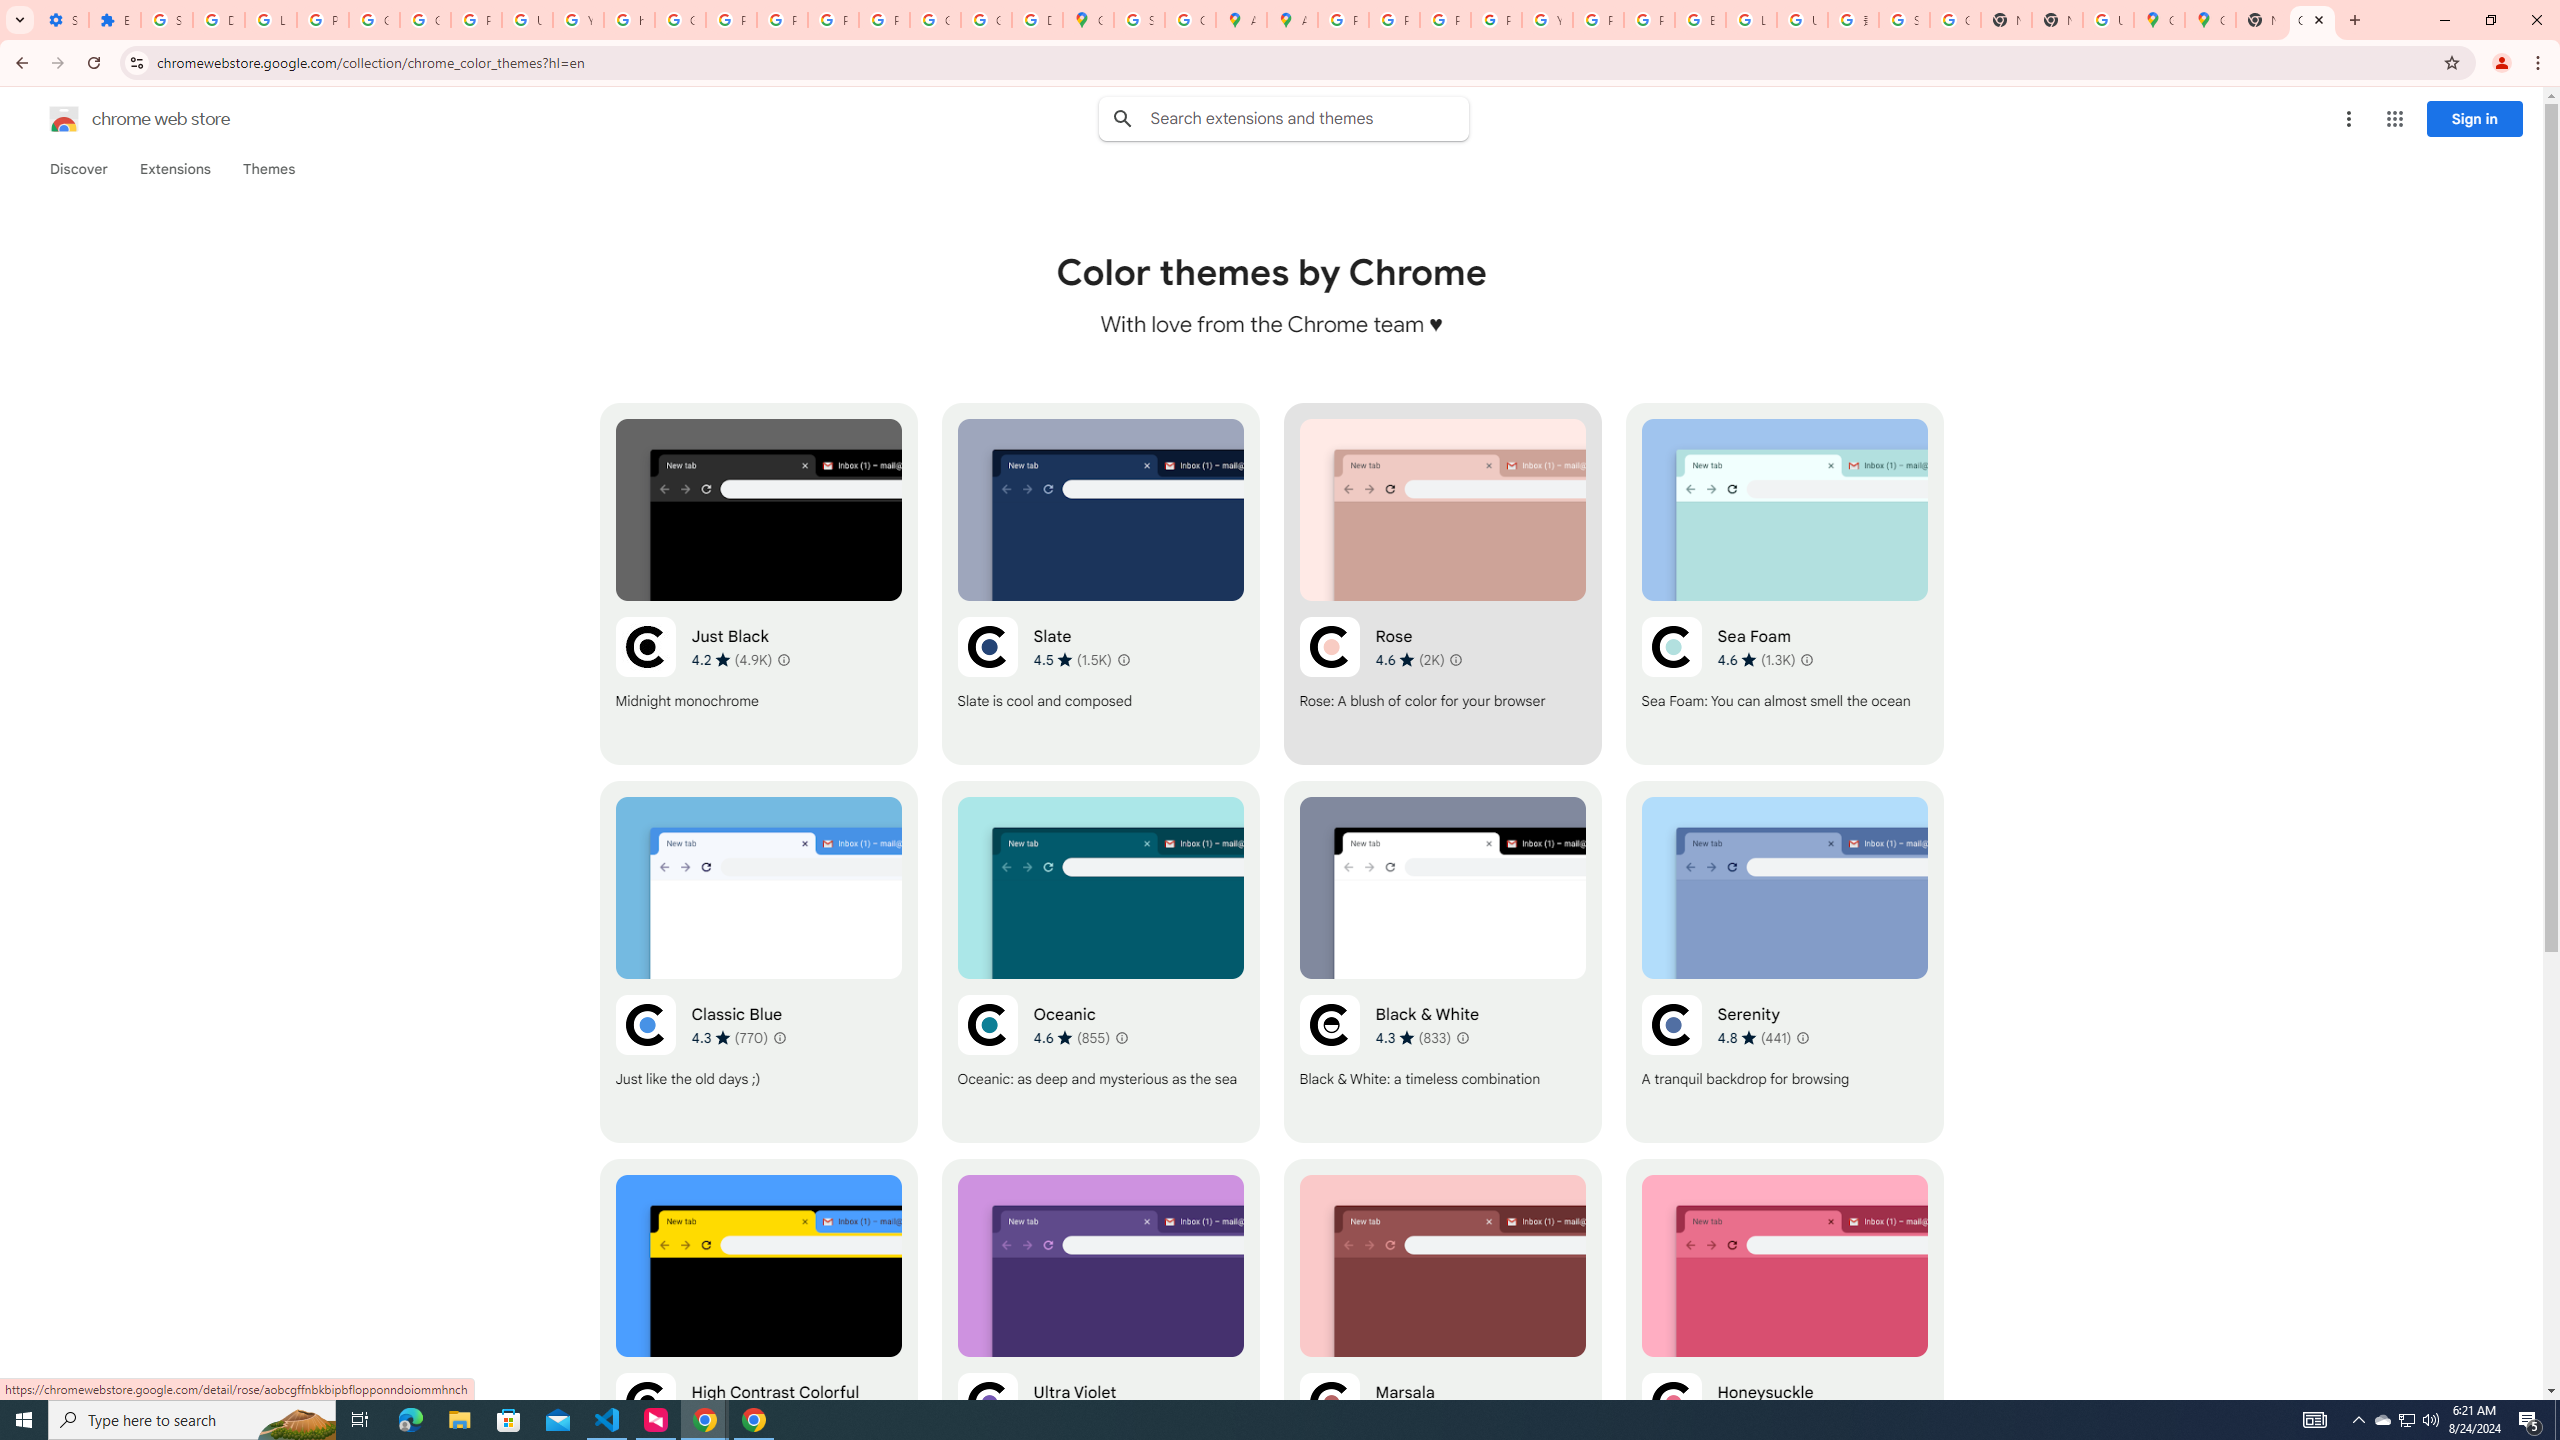  I want to click on 'Average rating 4.8 out of 5 stars. 441 ratings.', so click(1753, 1037).